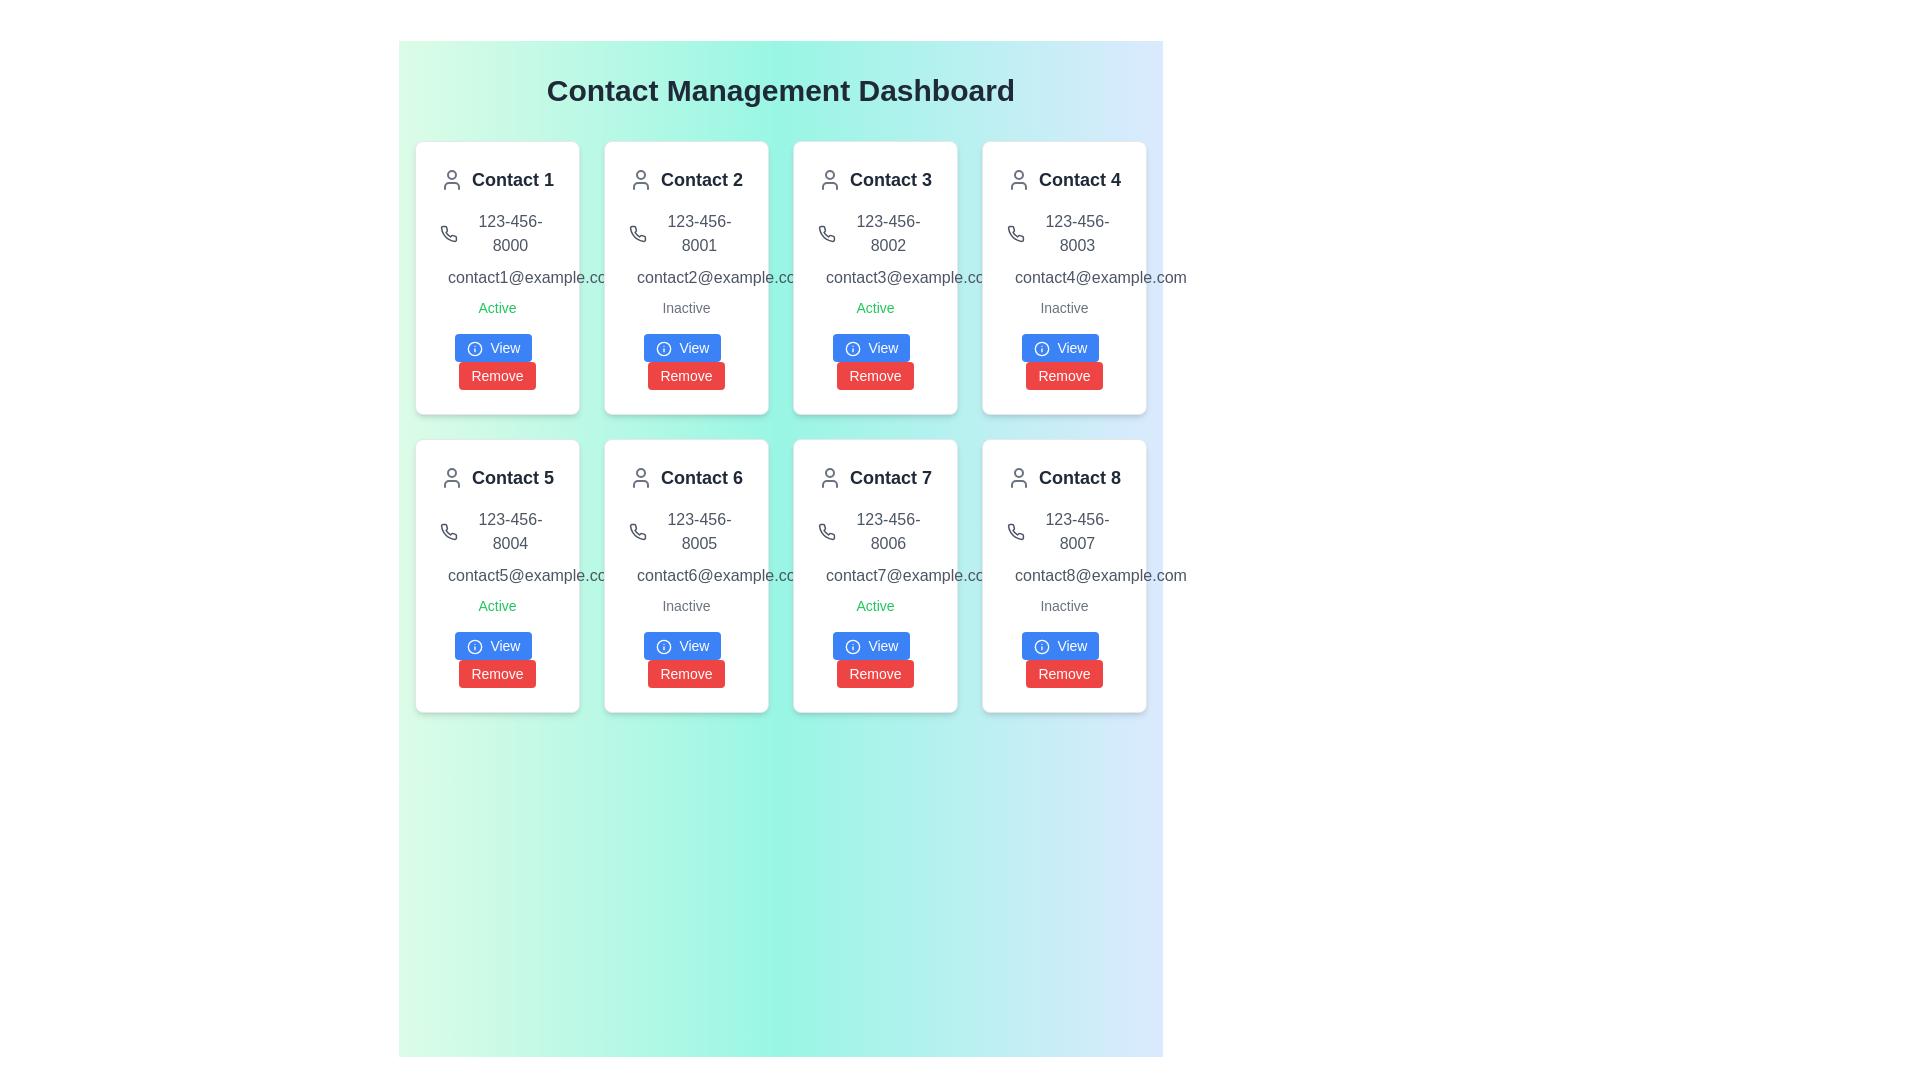 This screenshot has width=1920, height=1080. Describe the element at coordinates (497, 277) in the screenshot. I see `the email address text label 'contact1@example.com' located below the phone number in the contact card labeled 'Contact 1'` at that location.